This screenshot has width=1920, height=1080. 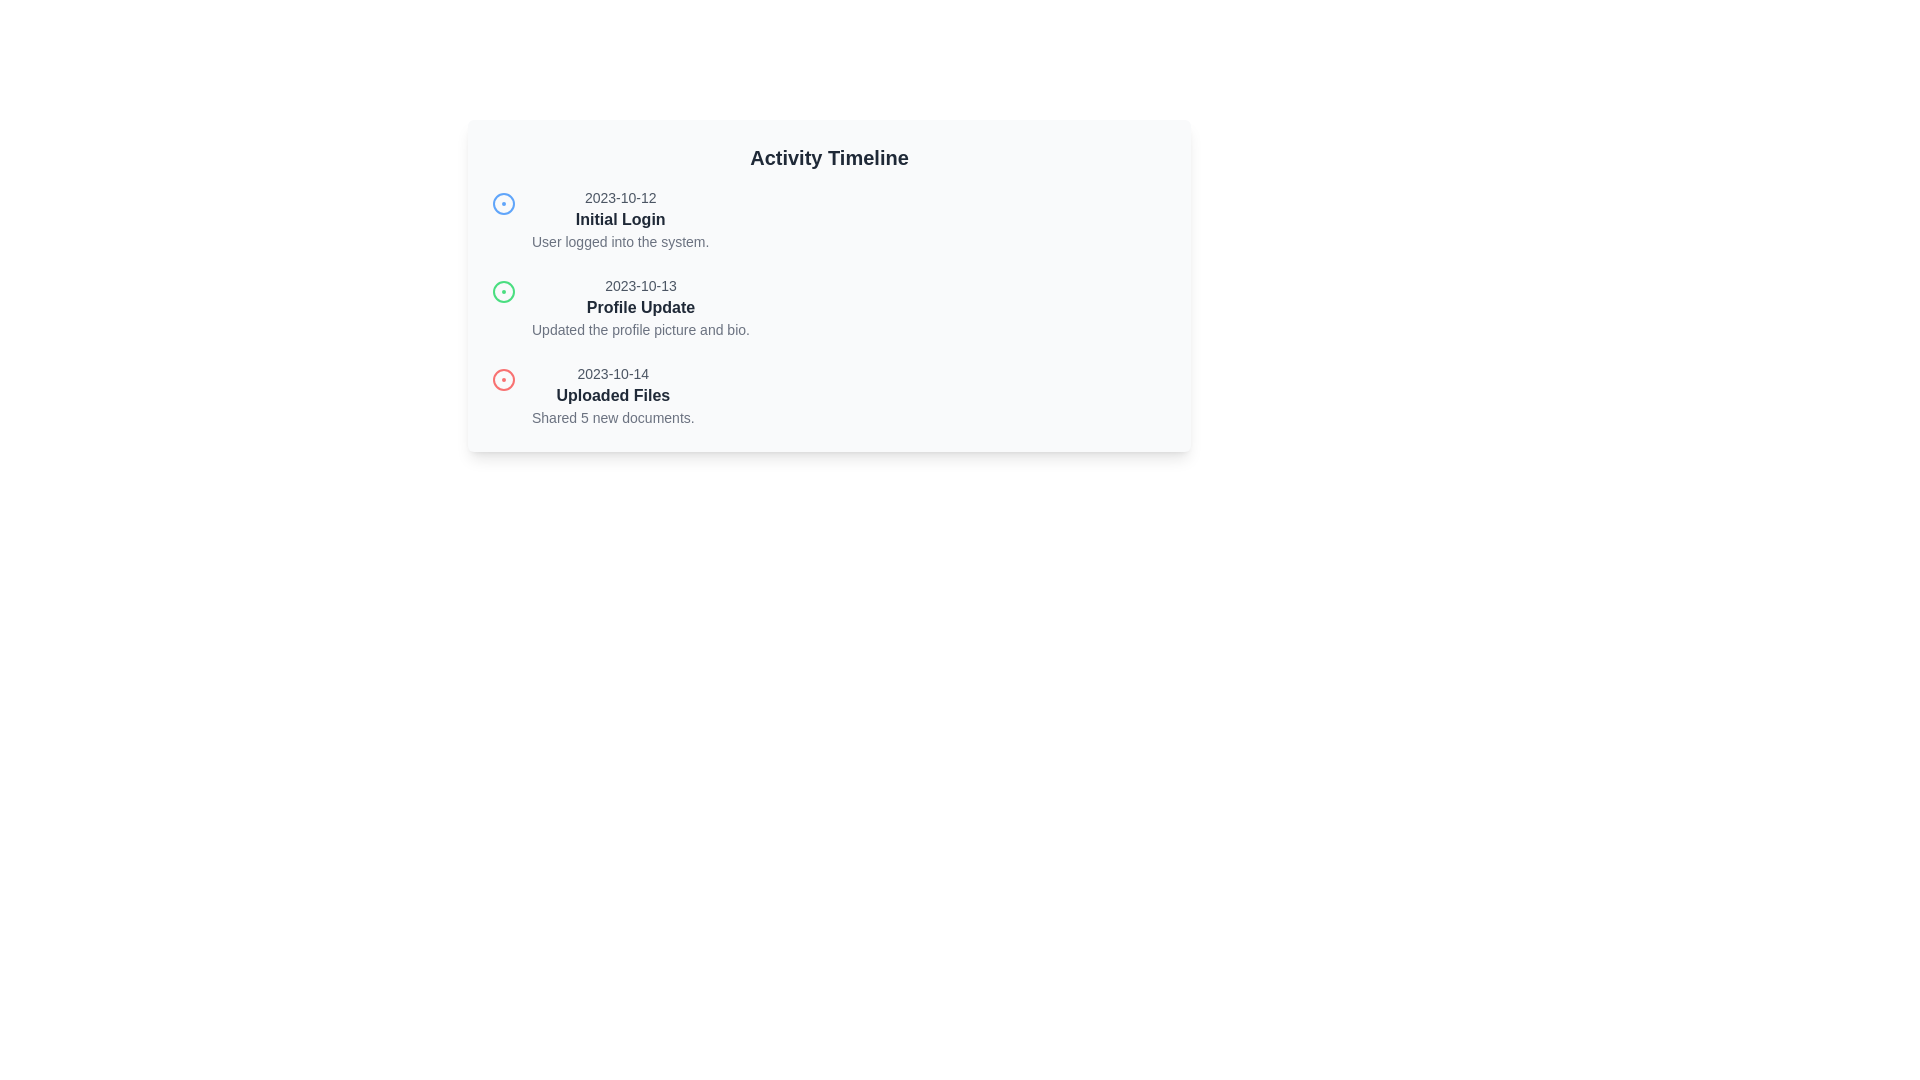 I want to click on the outermost circle of the decorative dot structure in the timeline, which indicates the event for '2023-10-12 Initial Login', so click(x=504, y=204).